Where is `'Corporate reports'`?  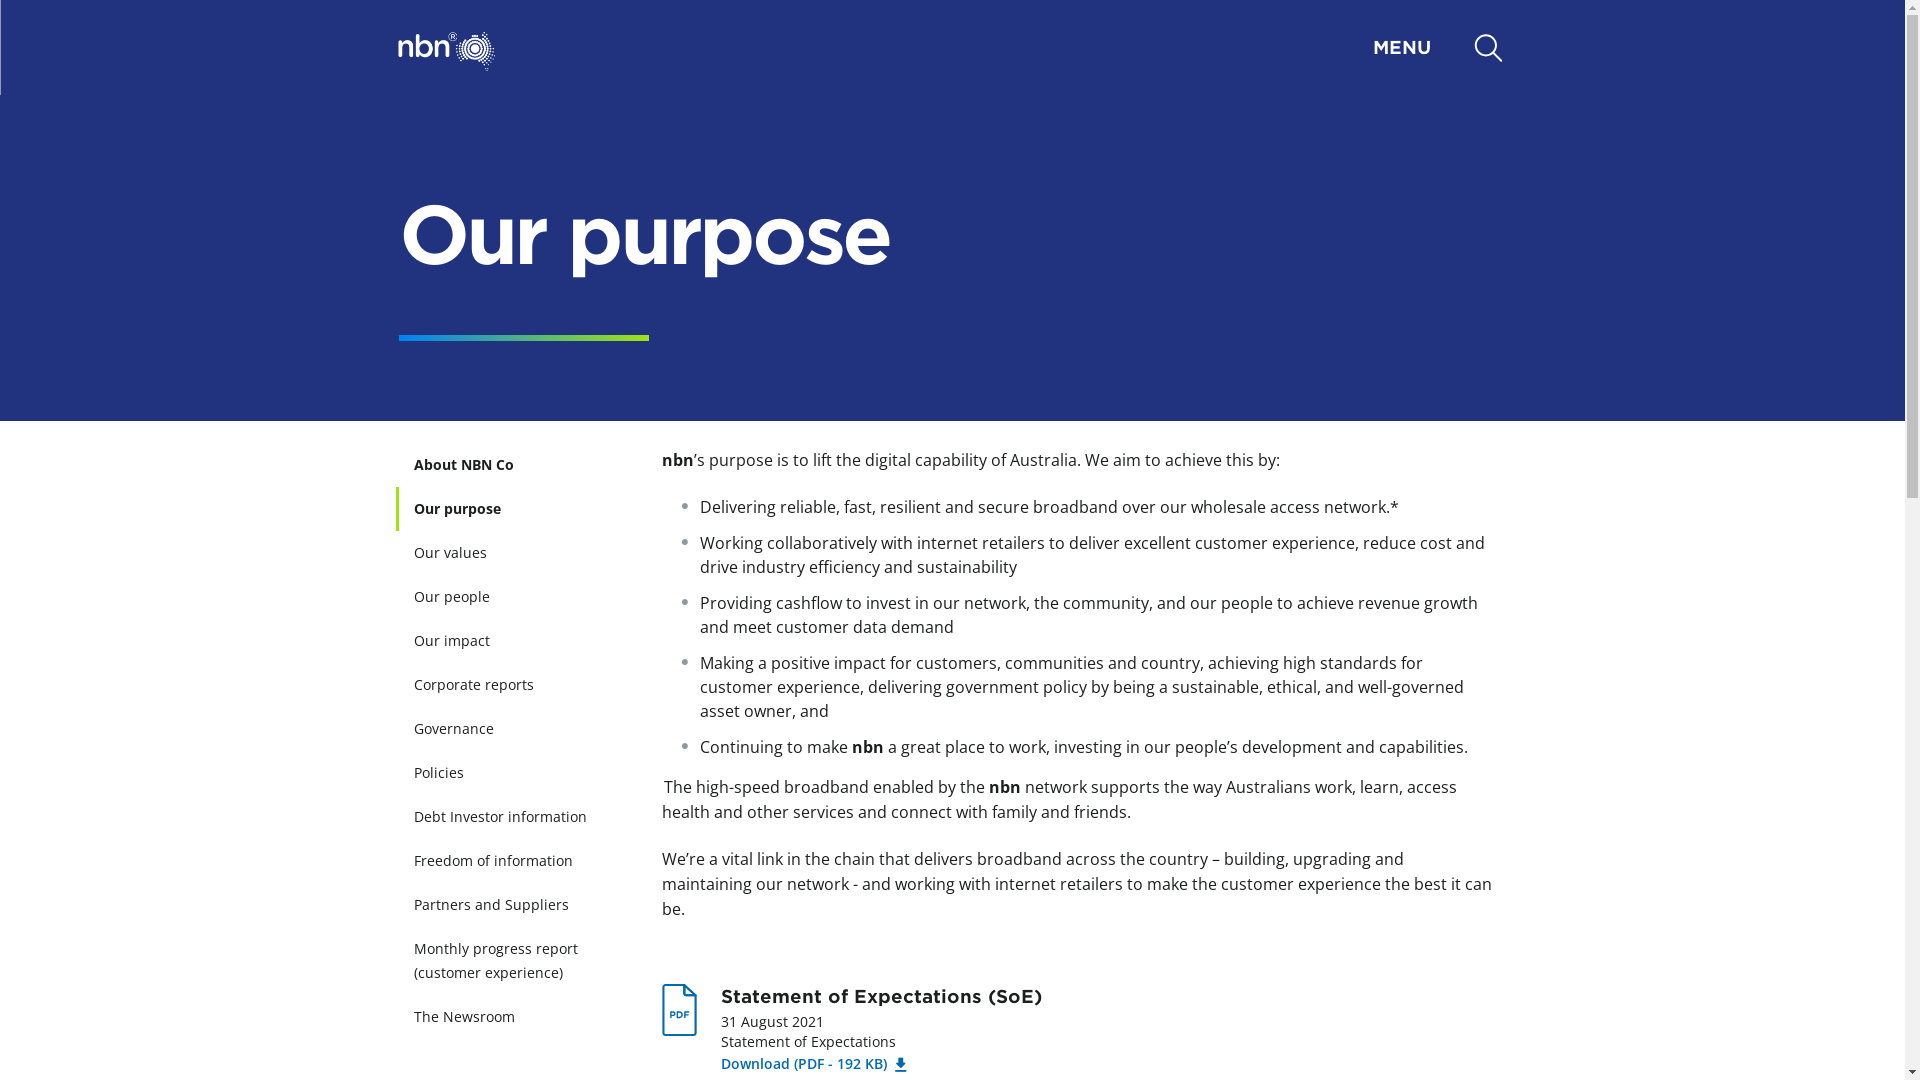 'Corporate reports' is located at coordinates (512, 684).